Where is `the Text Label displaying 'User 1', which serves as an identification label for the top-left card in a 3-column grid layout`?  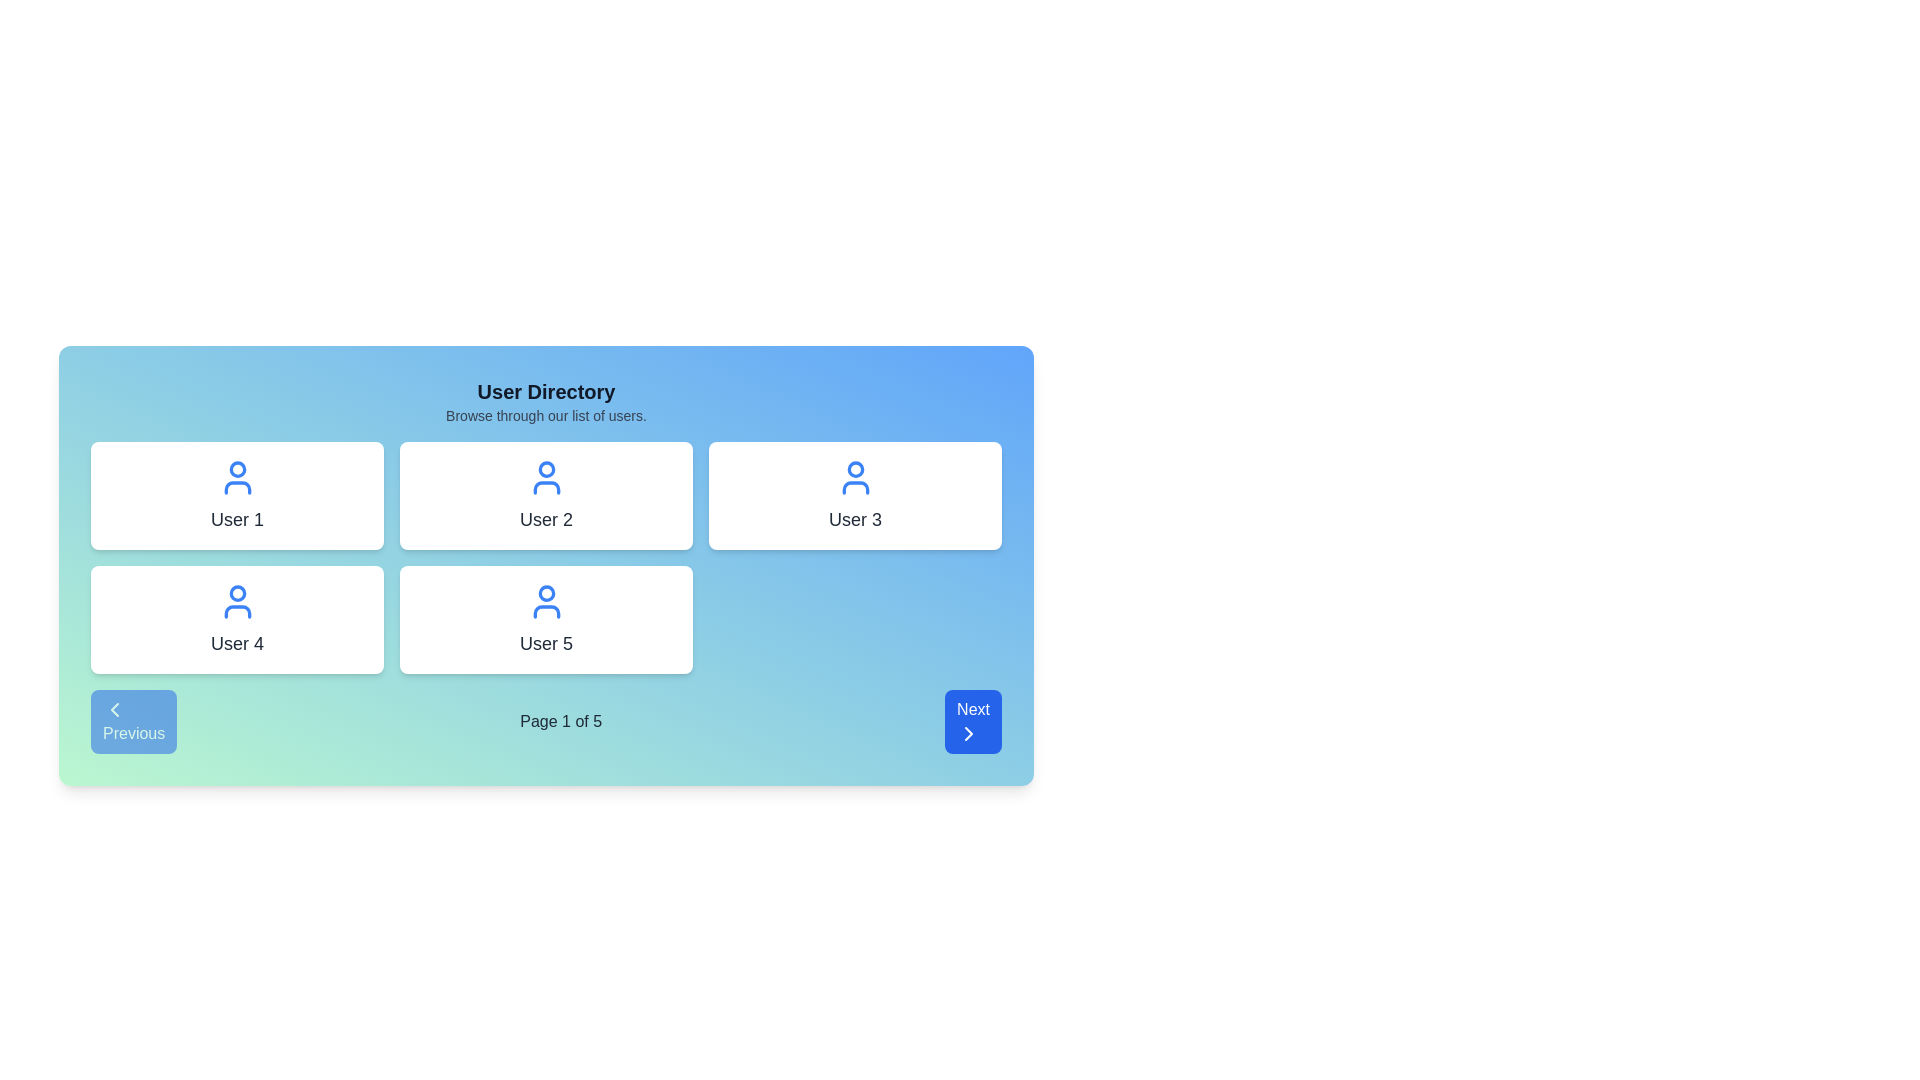
the Text Label displaying 'User 1', which serves as an identification label for the top-left card in a 3-column grid layout is located at coordinates (237, 519).